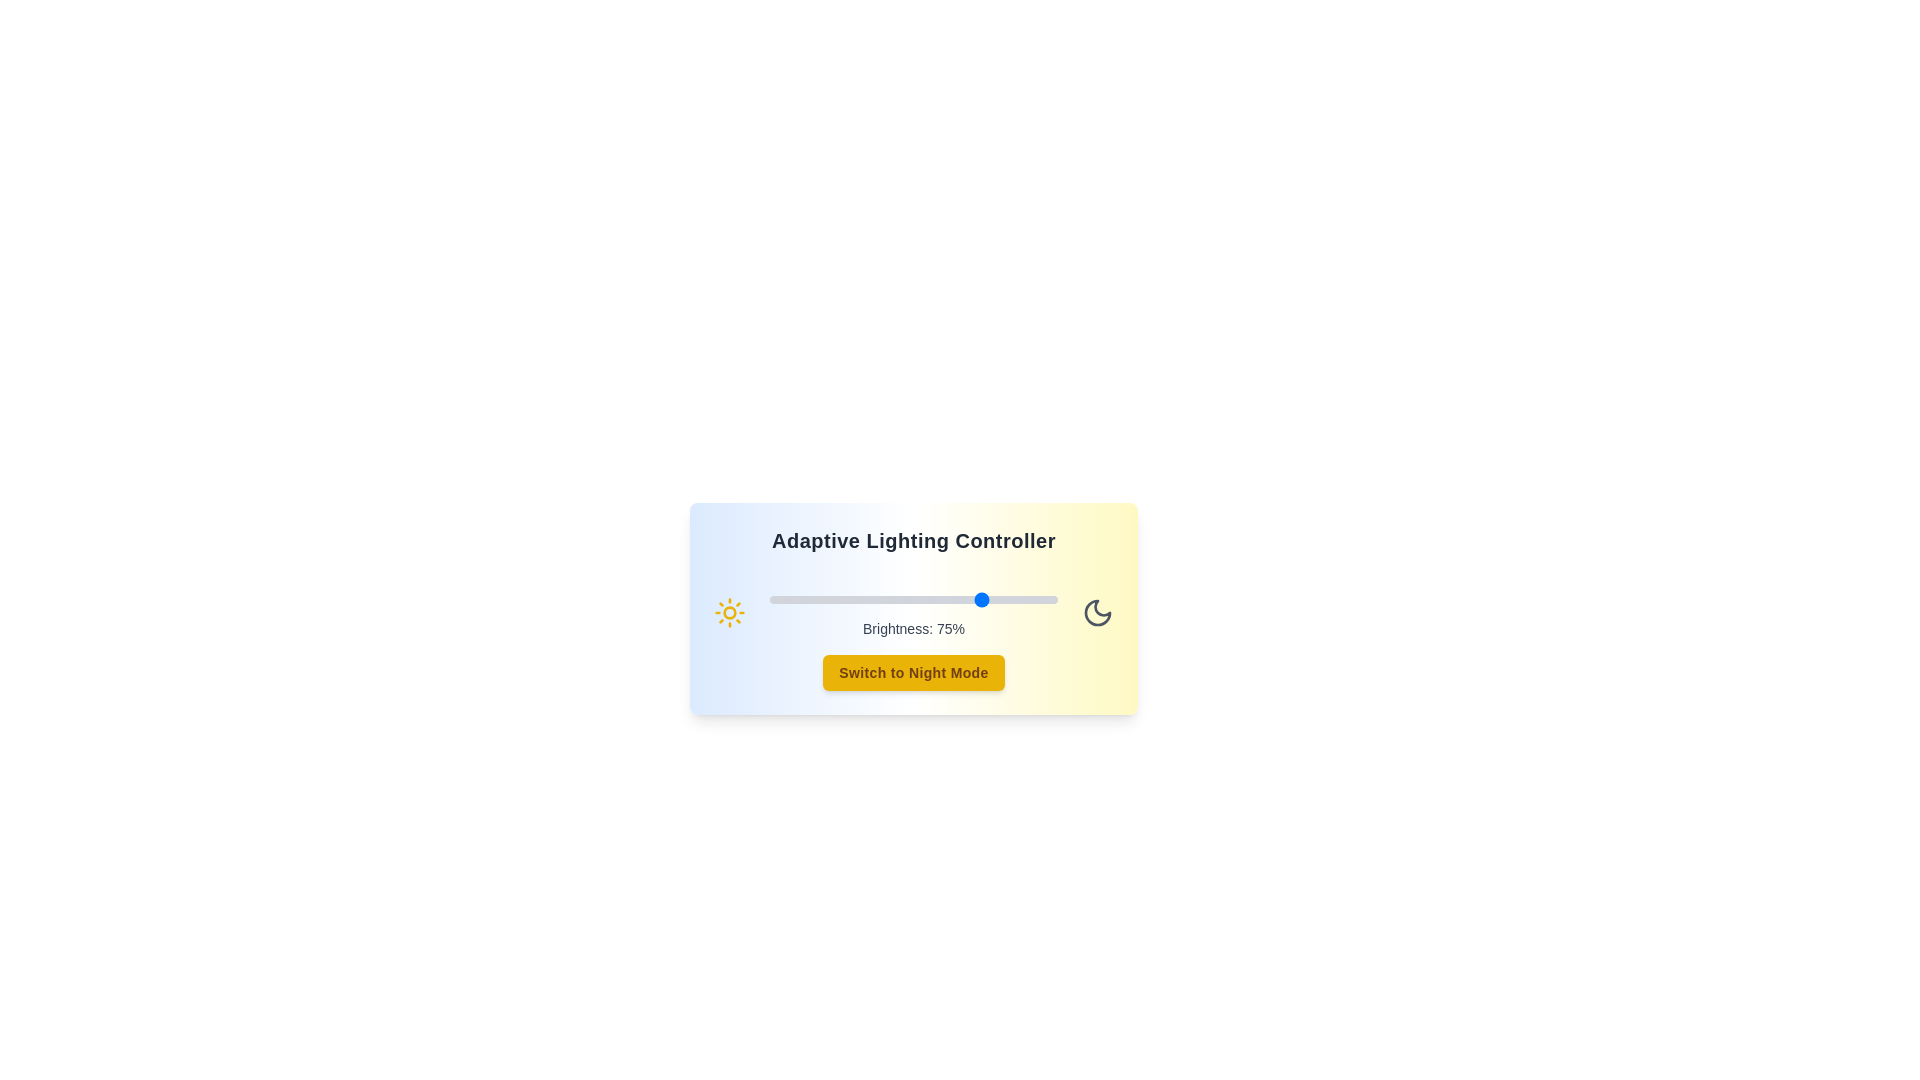 This screenshot has width=1920, height=1080. I want to click on the button on the brightness control panel to switch modes, so click(912, 608).